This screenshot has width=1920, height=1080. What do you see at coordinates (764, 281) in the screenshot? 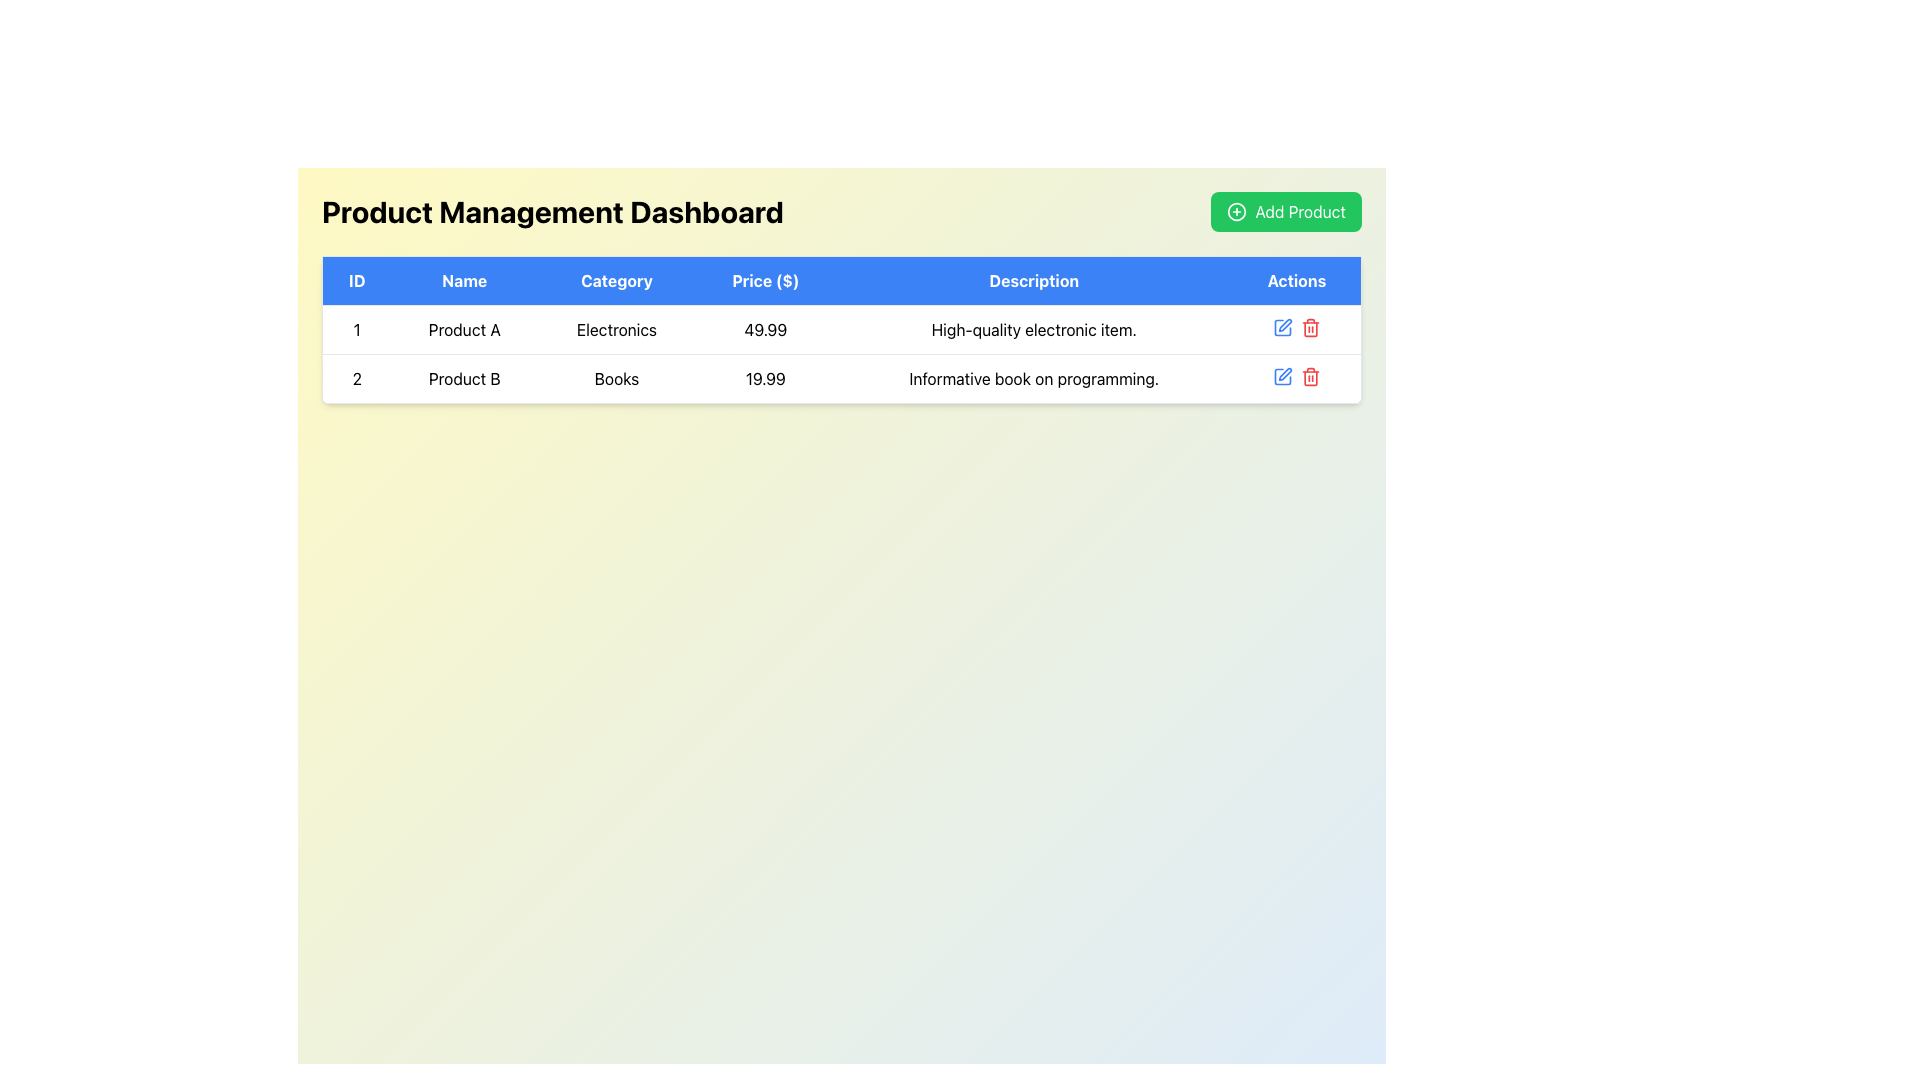
I see `the 'Price ($)' table header cell, which is the fourth header cell from the left in the table's header row, positioned between the 'Category' and 'Description' headers` at bounding box center [764, 281].